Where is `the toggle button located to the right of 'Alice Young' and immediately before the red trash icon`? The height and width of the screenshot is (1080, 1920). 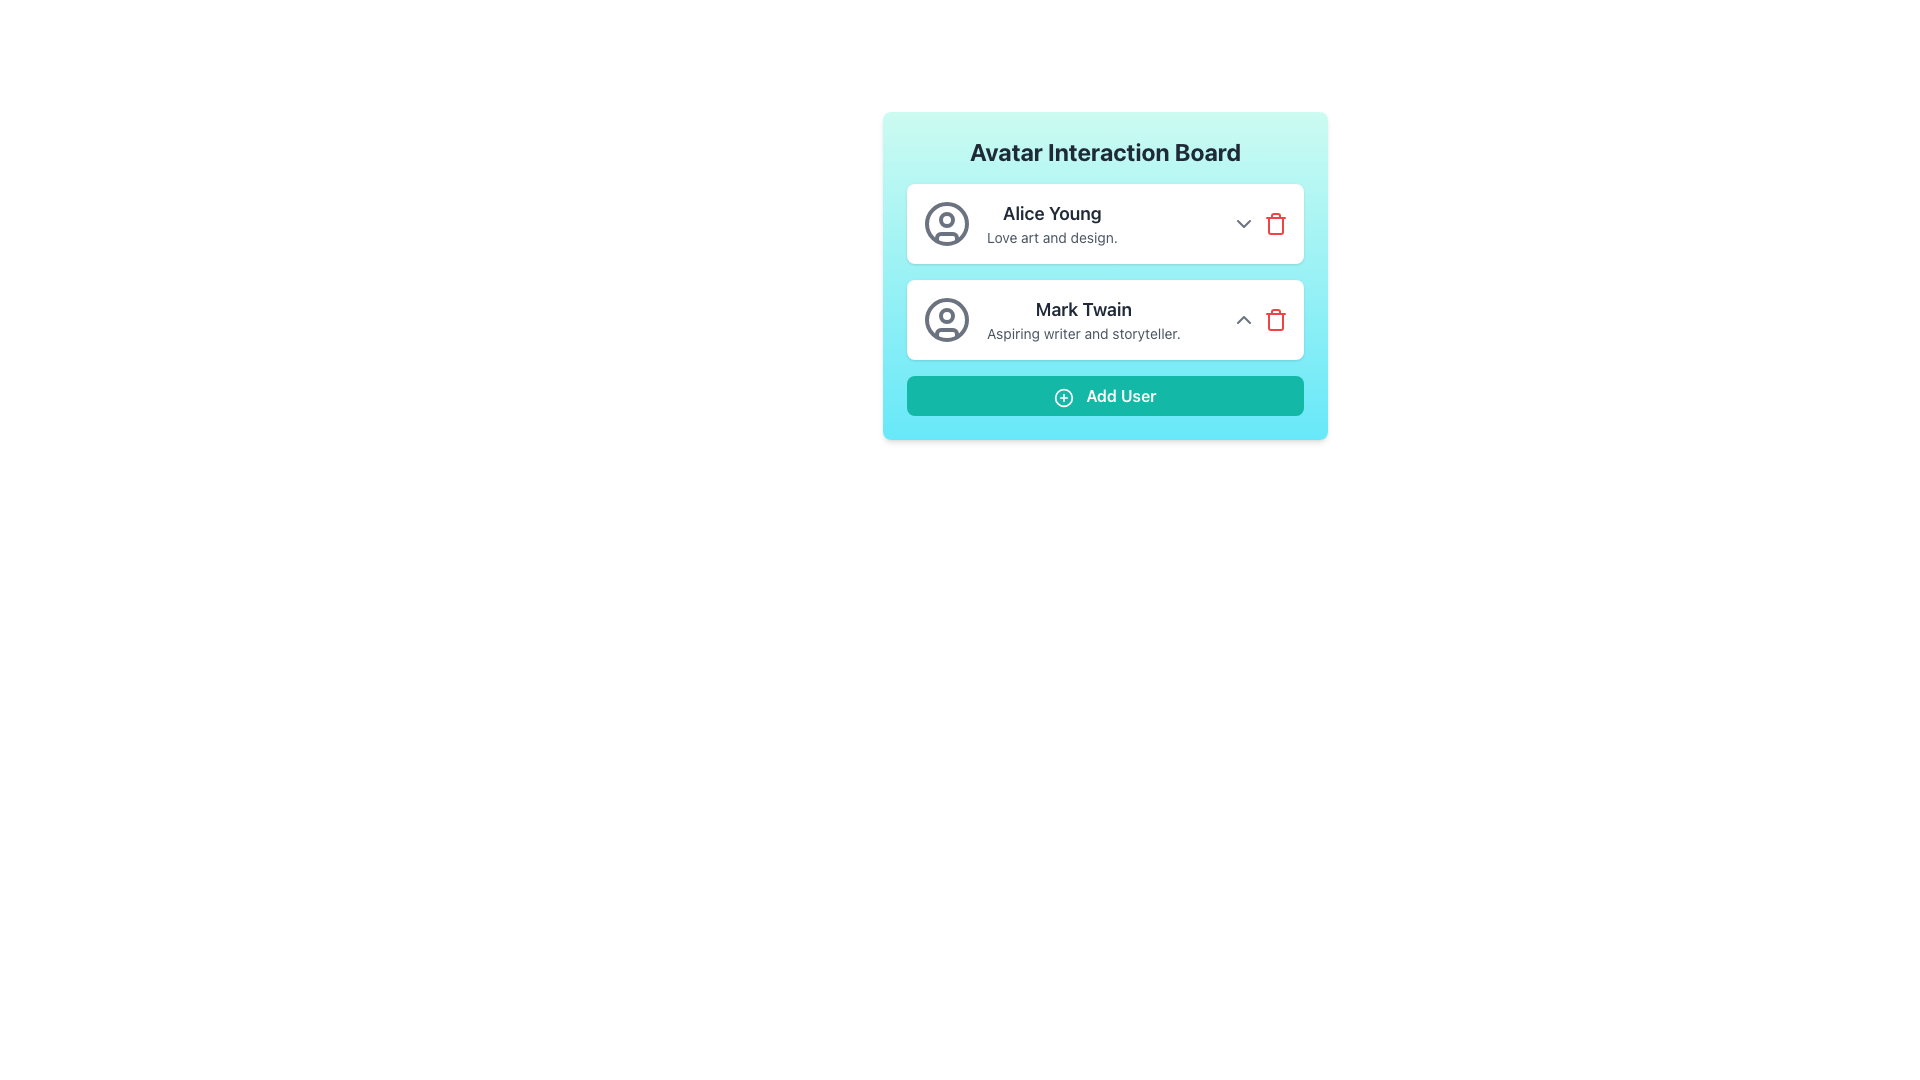
the toggle button located to the right of 'Alice Young' and immediately before the red trash icon is located at coordinates (1242, 223).